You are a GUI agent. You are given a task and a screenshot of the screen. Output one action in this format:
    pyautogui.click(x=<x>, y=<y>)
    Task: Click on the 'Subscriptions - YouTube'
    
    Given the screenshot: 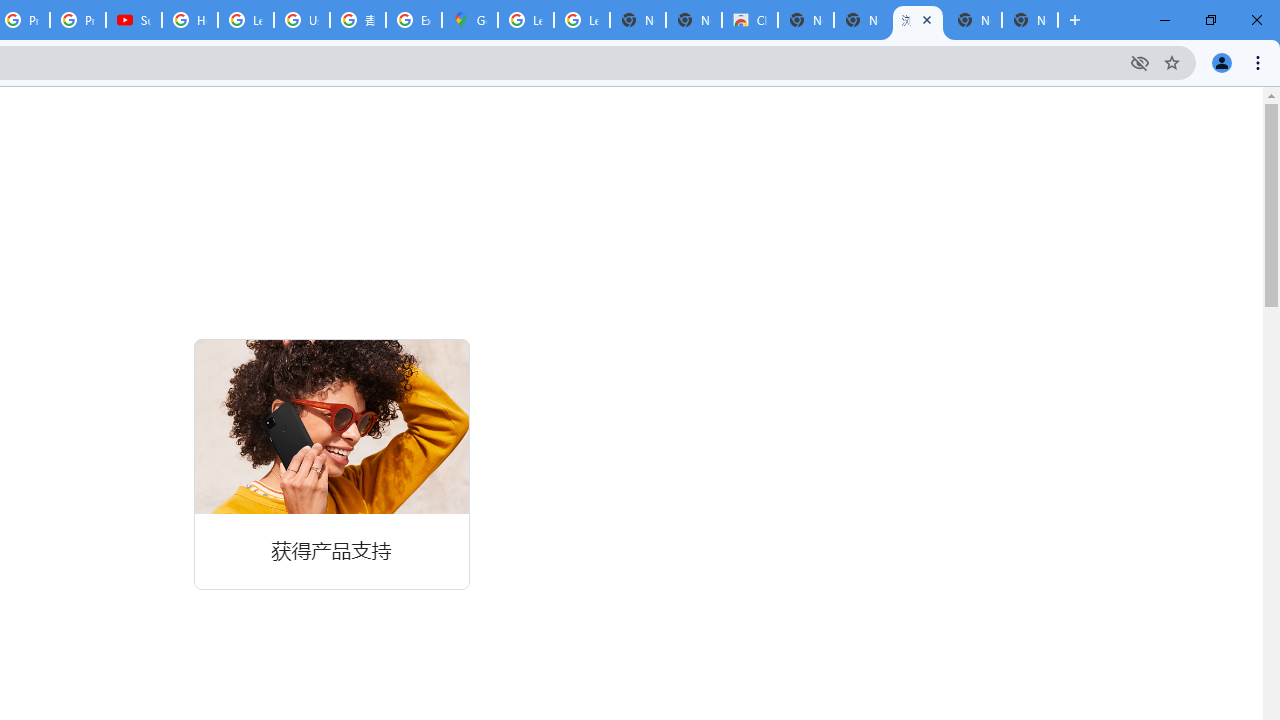 What is the action you would take?
    pyautogui.click(x=133, y=20)
    